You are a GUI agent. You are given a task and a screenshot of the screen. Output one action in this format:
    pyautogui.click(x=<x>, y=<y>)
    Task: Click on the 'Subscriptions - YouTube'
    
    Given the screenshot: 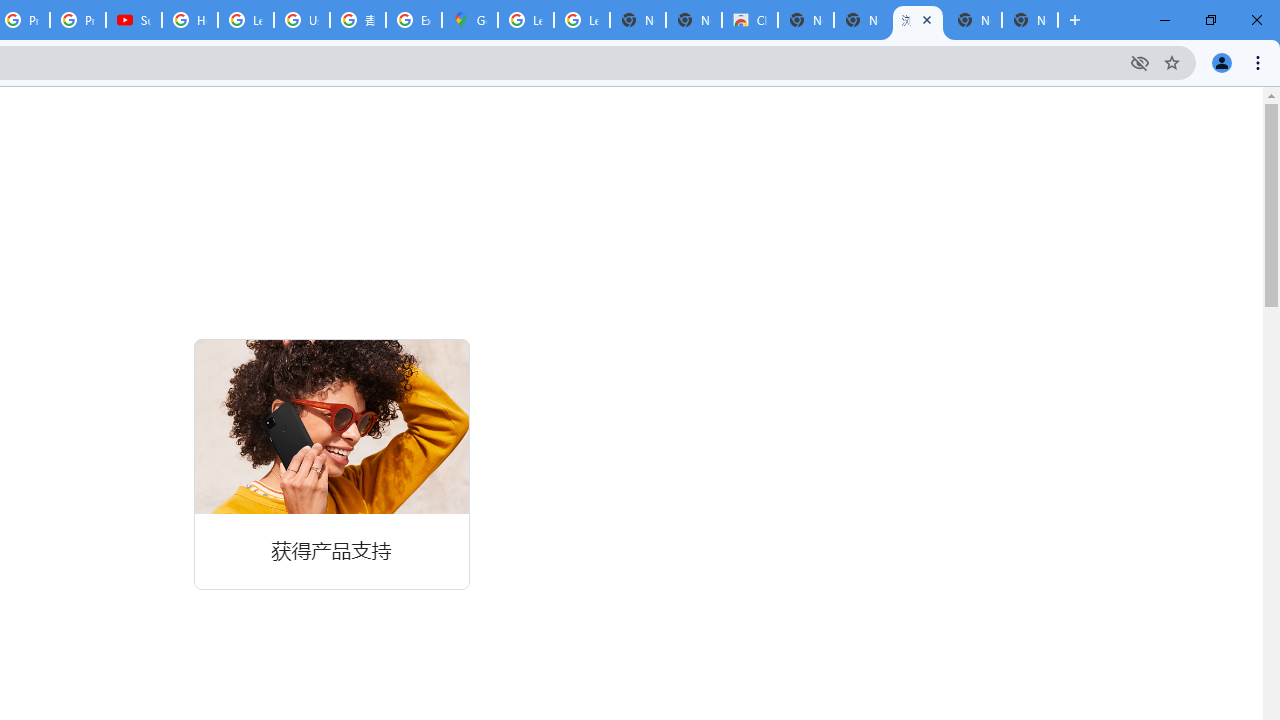 What is the action you would take?
    pyautogui.click(x=133, y=20)
    